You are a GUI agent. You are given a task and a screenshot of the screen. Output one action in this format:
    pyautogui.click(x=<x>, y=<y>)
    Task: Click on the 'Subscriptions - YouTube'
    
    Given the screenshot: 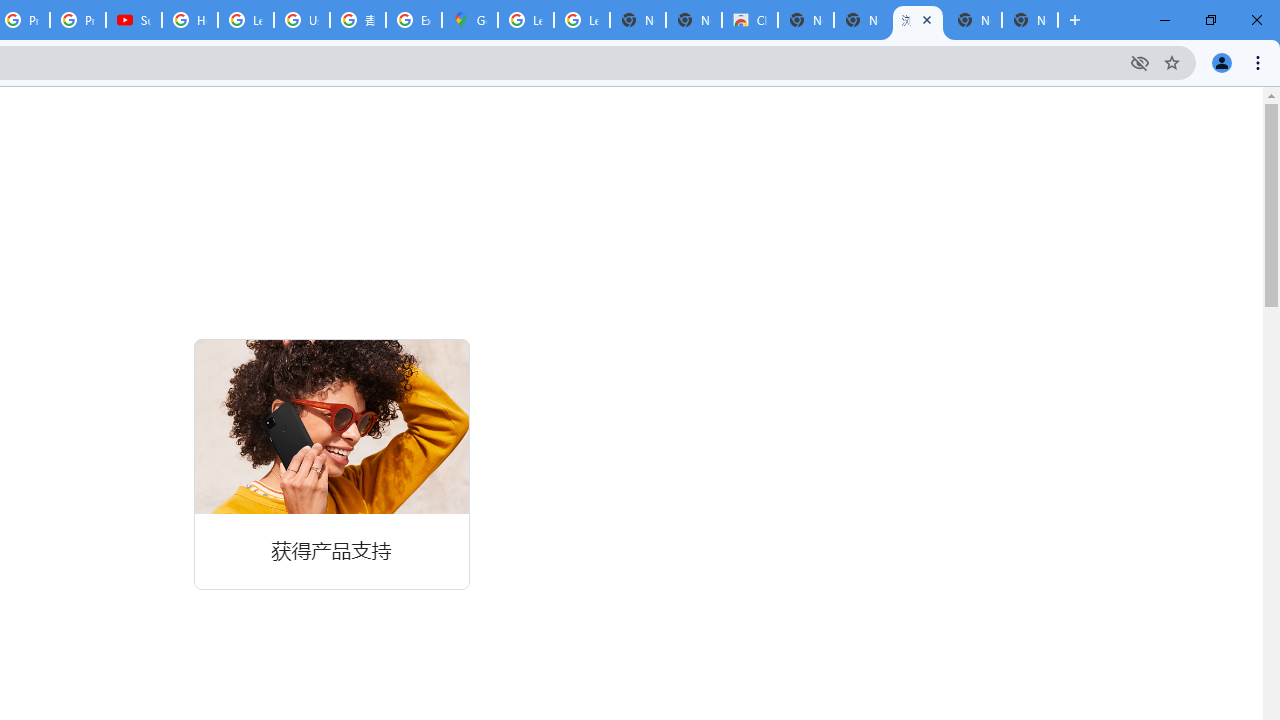 What is the action you would take?
    pyautogui.click(x=133, y=20)
    